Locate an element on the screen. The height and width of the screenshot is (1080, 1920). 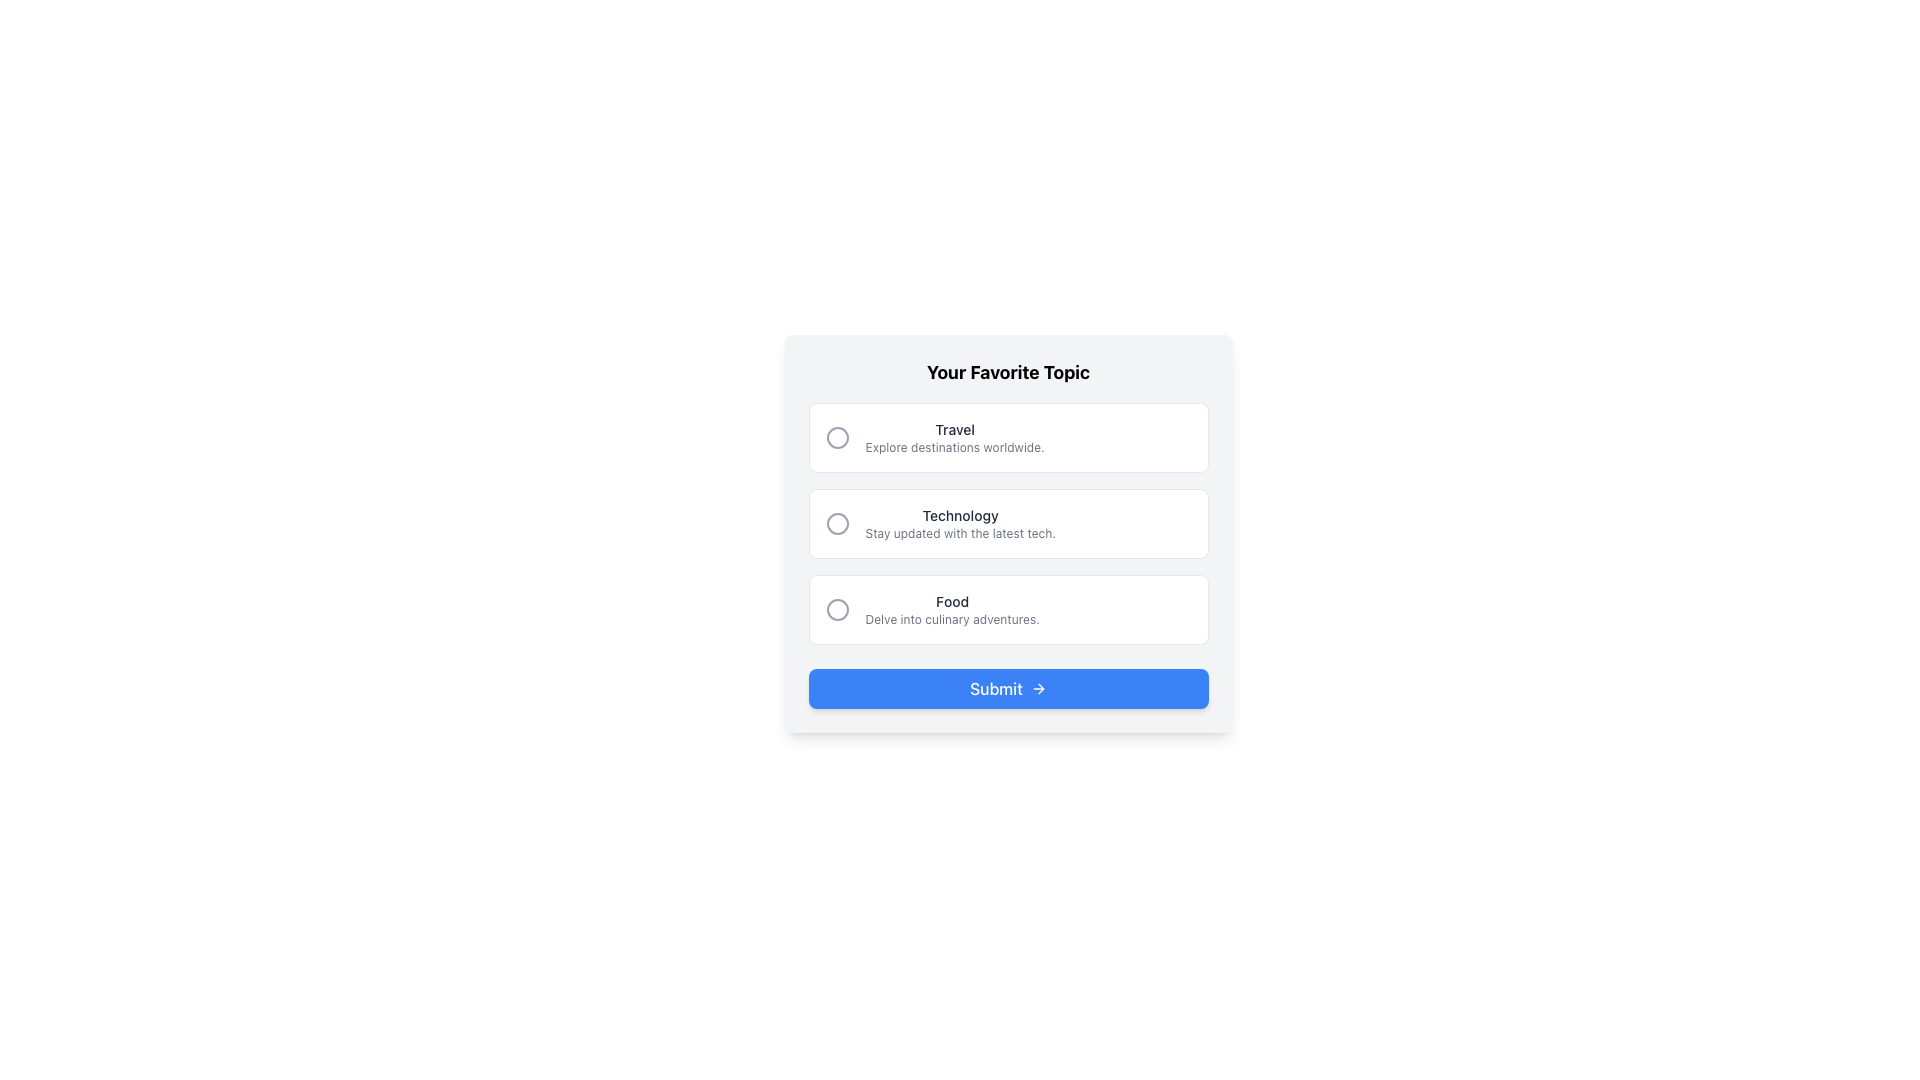
the 'Technology' radio button selector block, which is the second option in a vertical list between 'Travel' and 'Food' is located at coordinates (1008, 523).